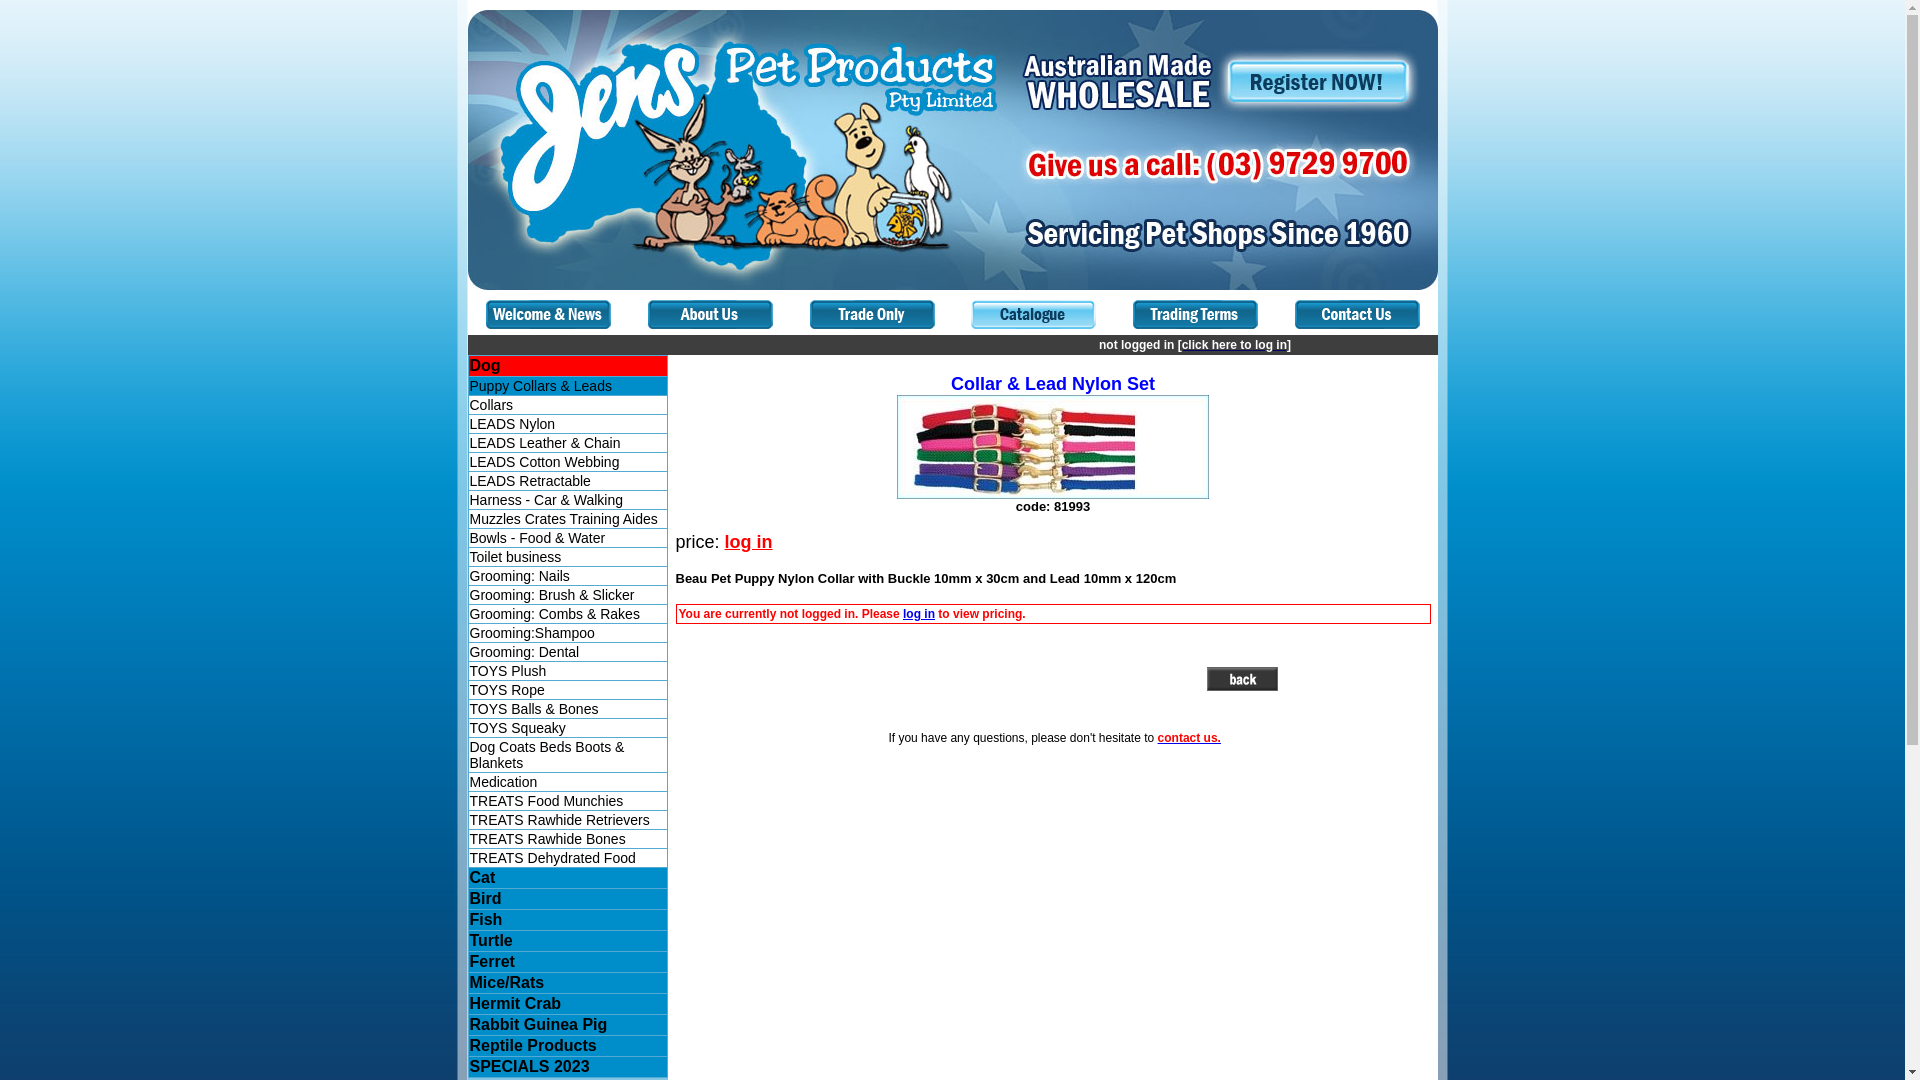 Image resolution: width=1920 pixels, height=1080 pixels. I want to click on 'LEADS Cotton Webbing', so click(545, 462).